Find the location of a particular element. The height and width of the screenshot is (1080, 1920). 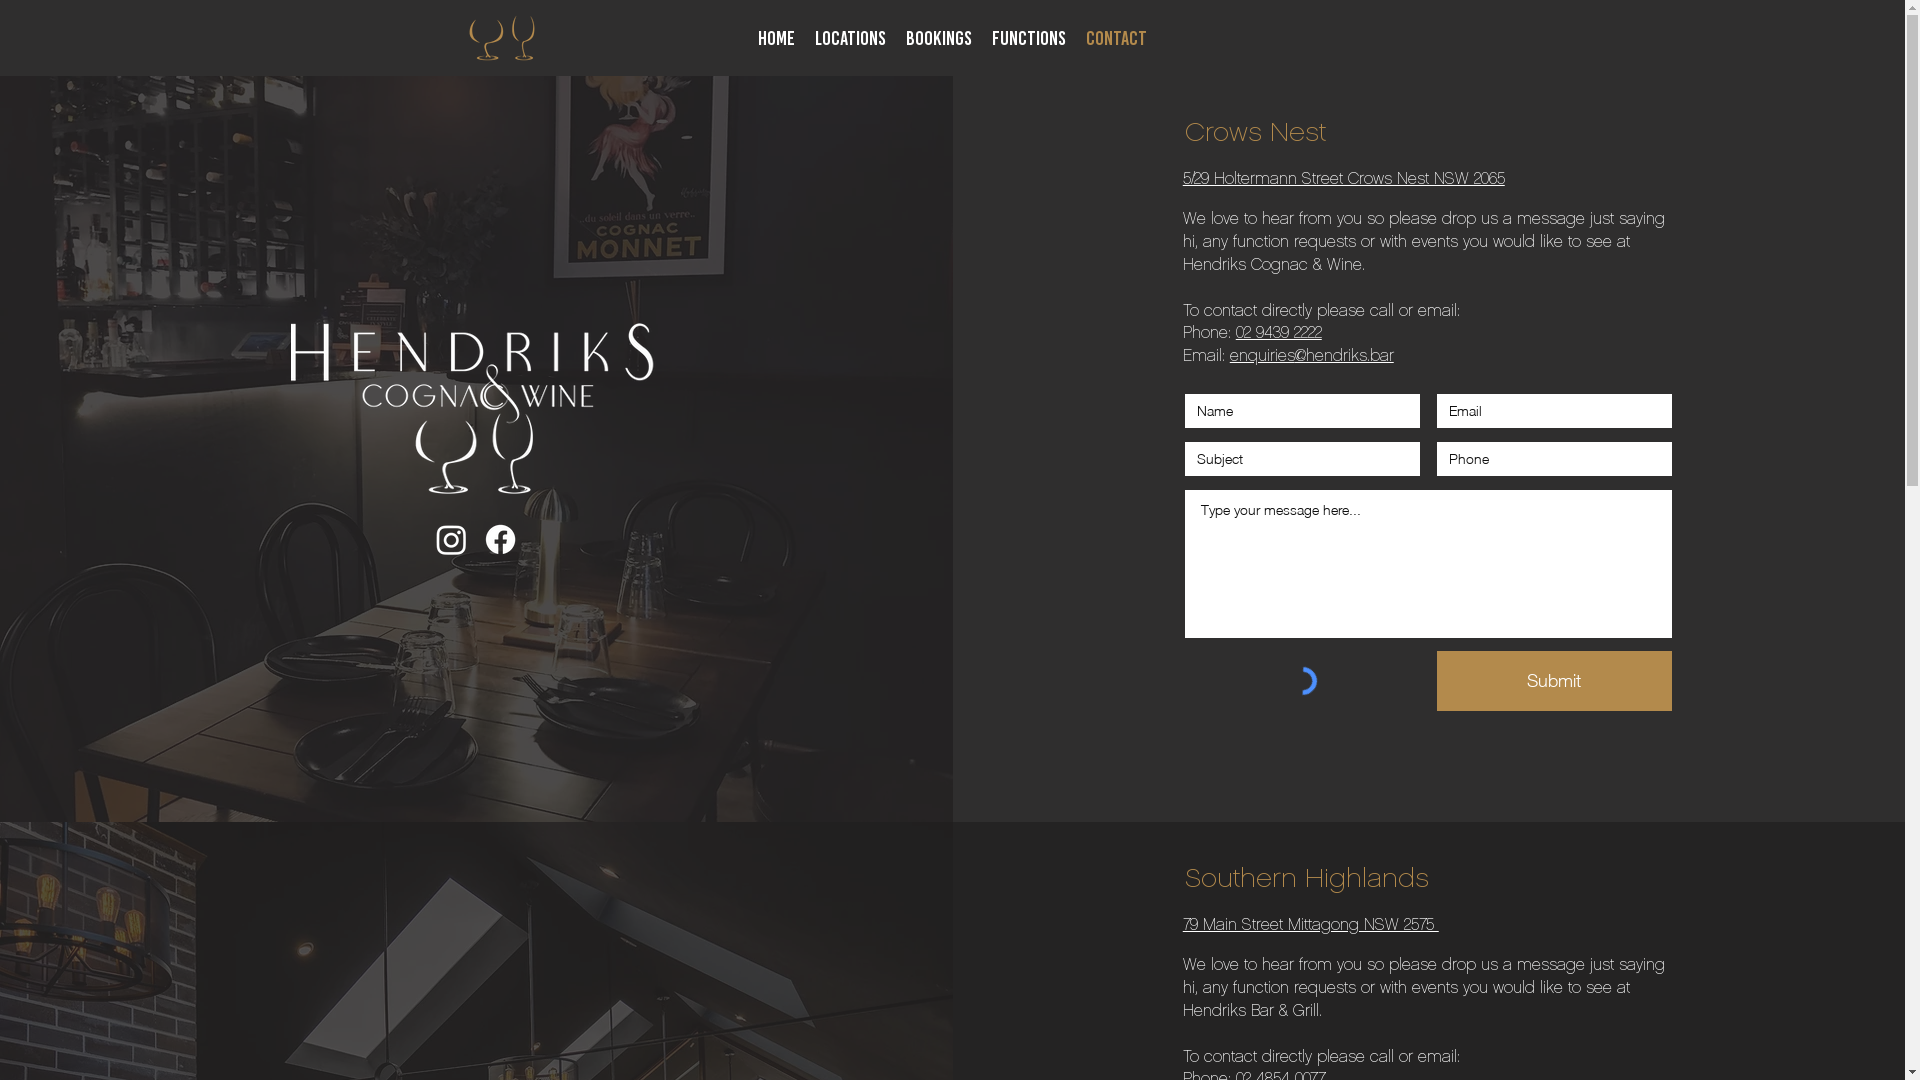

'CONTACT' is located at coordinates (1115, 38).